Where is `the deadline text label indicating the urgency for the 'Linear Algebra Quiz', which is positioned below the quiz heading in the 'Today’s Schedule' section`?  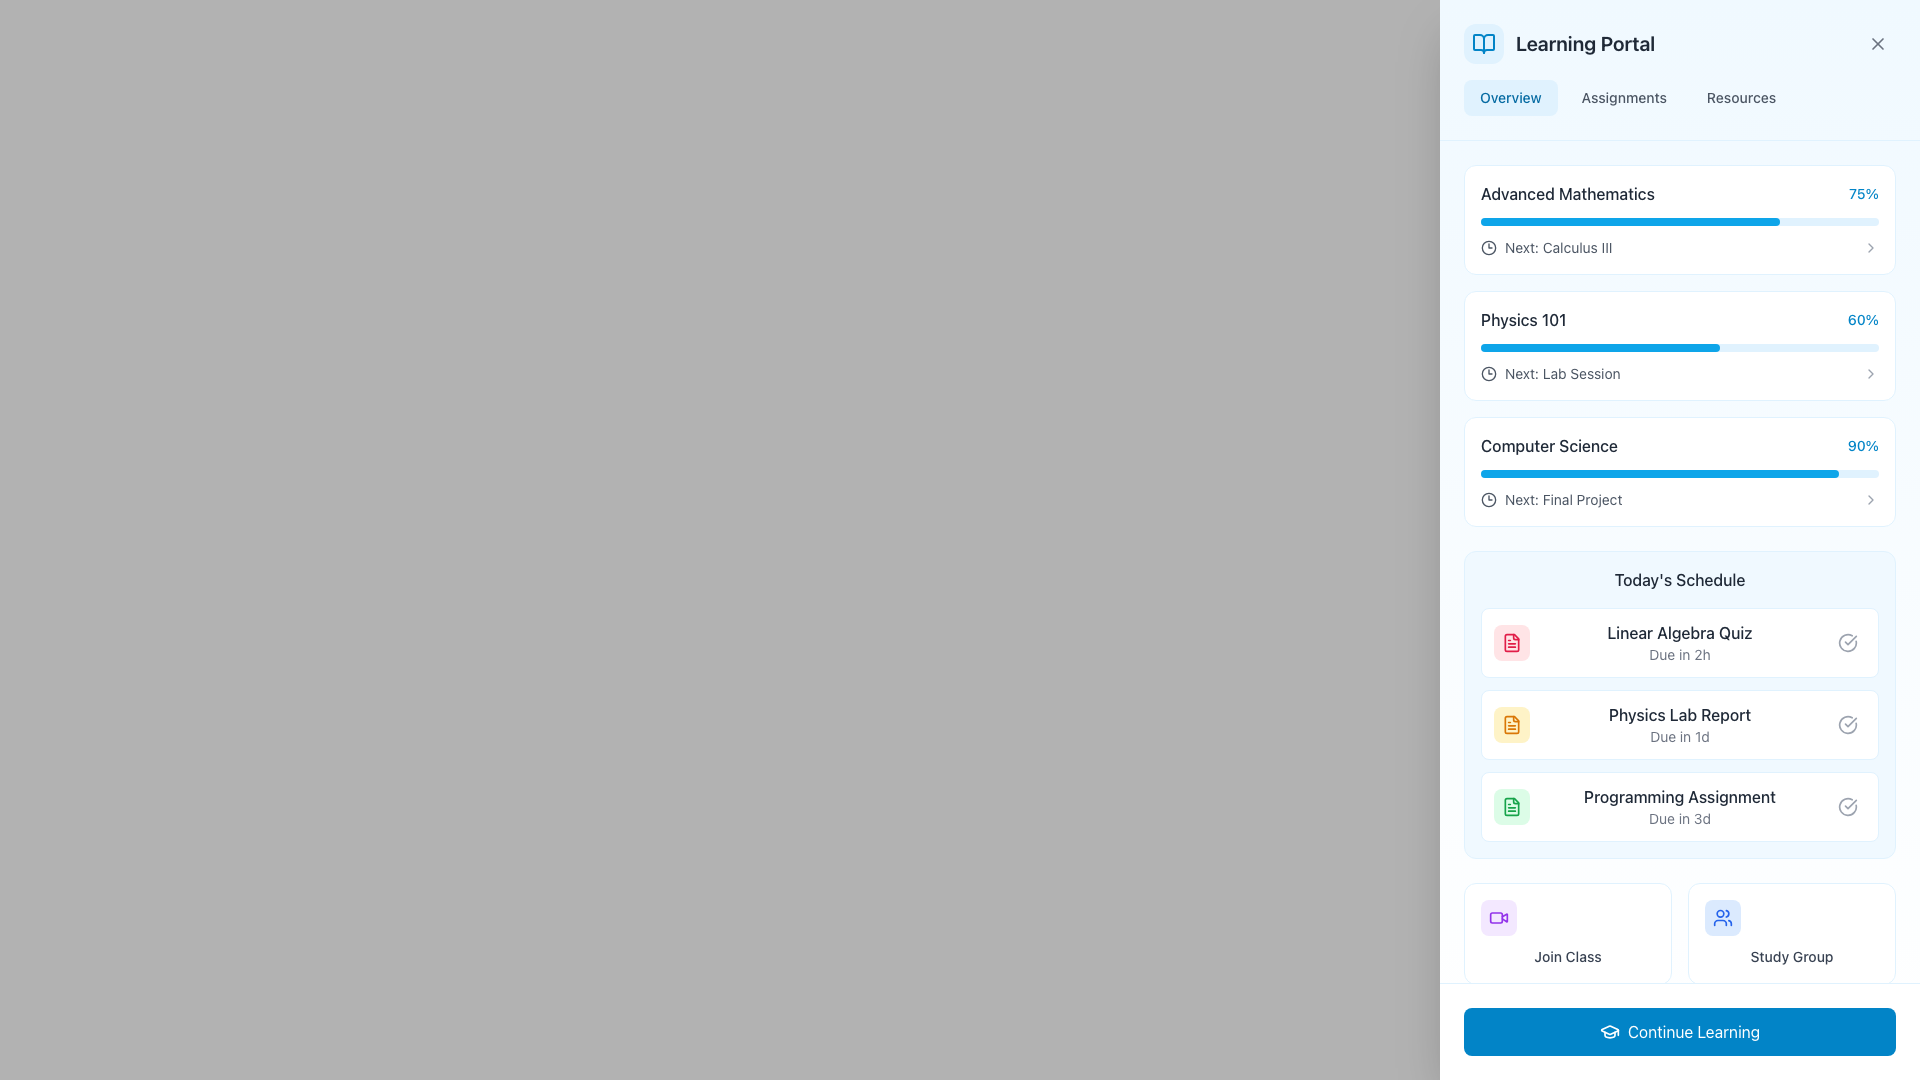 the deadline text label indicating the urgency for the 'Linear Algebra Quiz', which is positioned below the quiz heading in the 'Today’s Schedule' section is located at coordinates (1680, 655).